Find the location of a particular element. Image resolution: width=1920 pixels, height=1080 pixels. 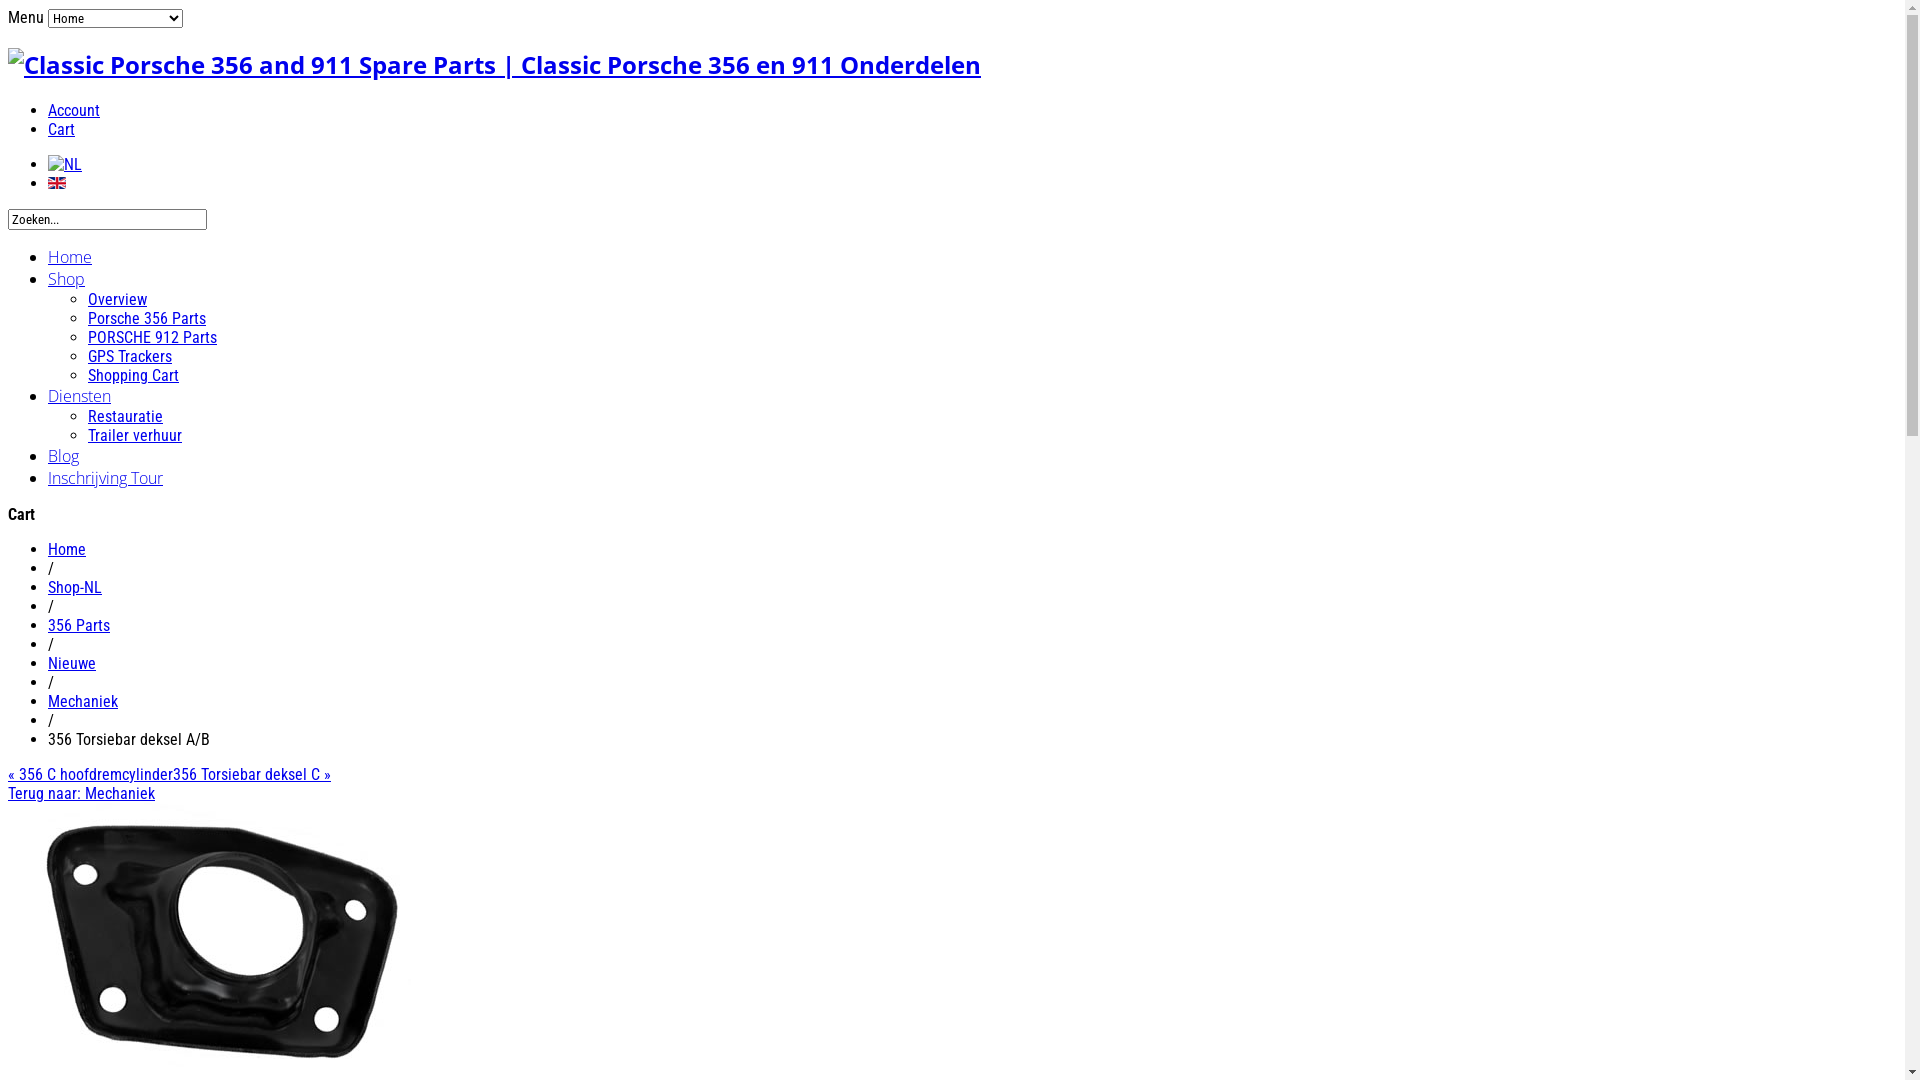

'Account' is located at coordinates (73, 110).